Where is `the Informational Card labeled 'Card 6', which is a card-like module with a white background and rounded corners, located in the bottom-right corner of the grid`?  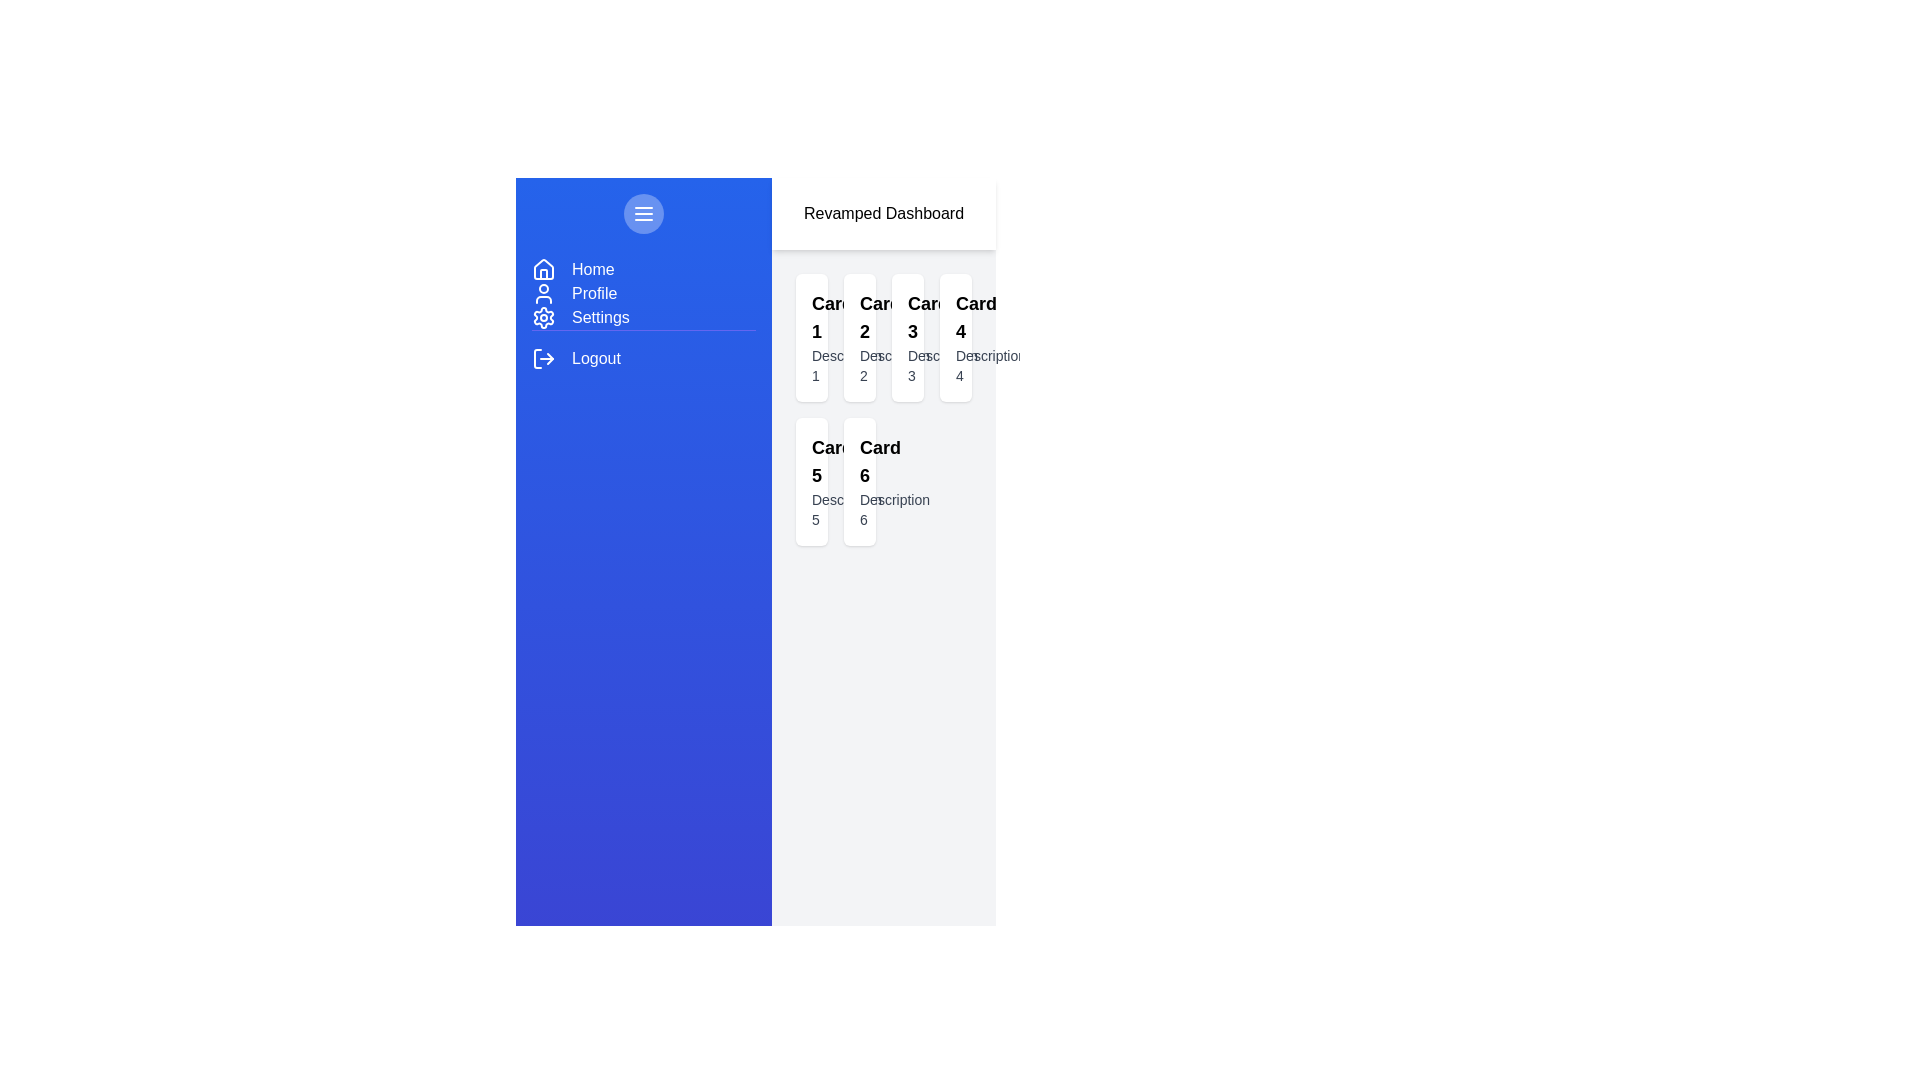
the Informational Card labeled 'Card 6', which is a card-like module with a white background and rounded corners, located in the bottom-right corner of the grid is located at coordinates (859, 482).